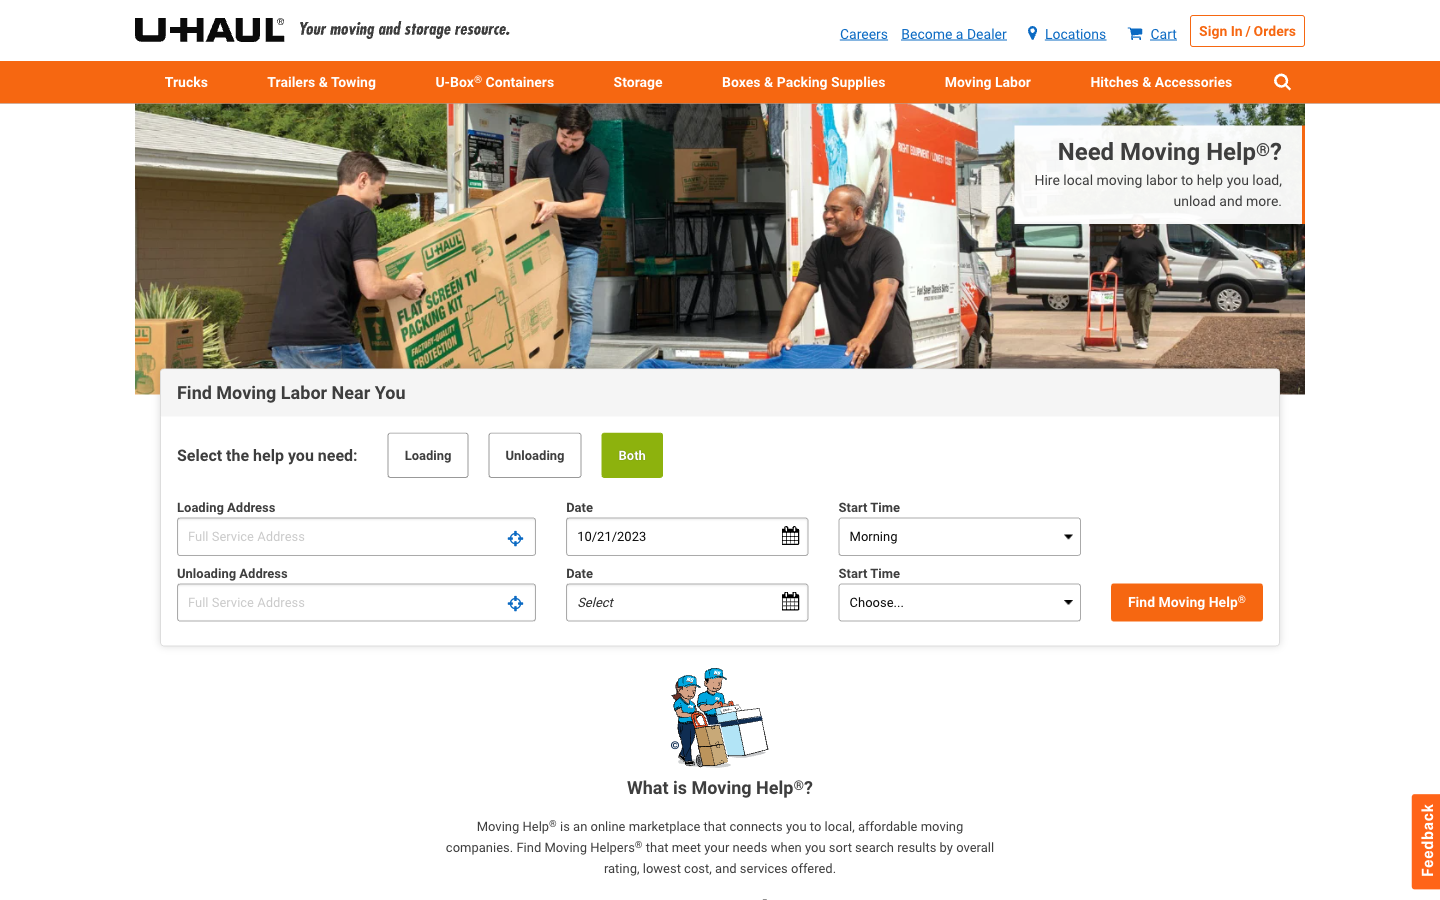  I want to click on Acquire moving boxes, so click(494, 80).